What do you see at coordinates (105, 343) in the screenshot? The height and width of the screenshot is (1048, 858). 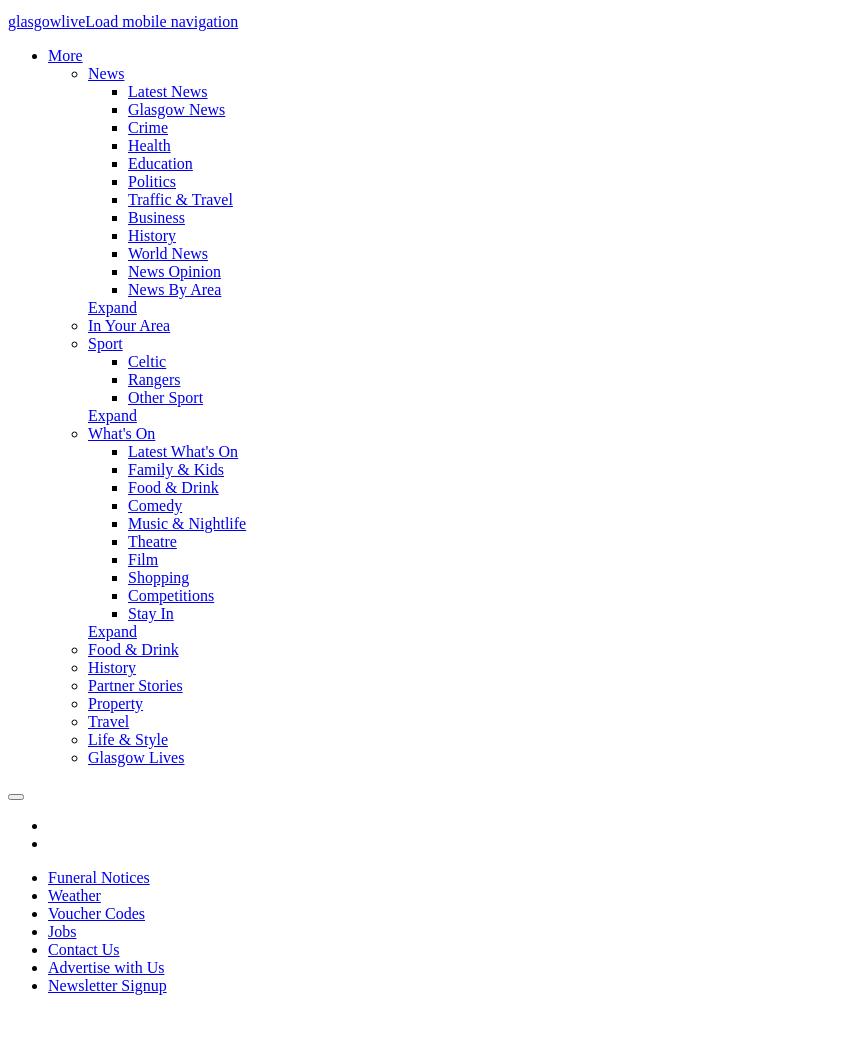 I see `'Sport'` at bounding box center [105, 343].